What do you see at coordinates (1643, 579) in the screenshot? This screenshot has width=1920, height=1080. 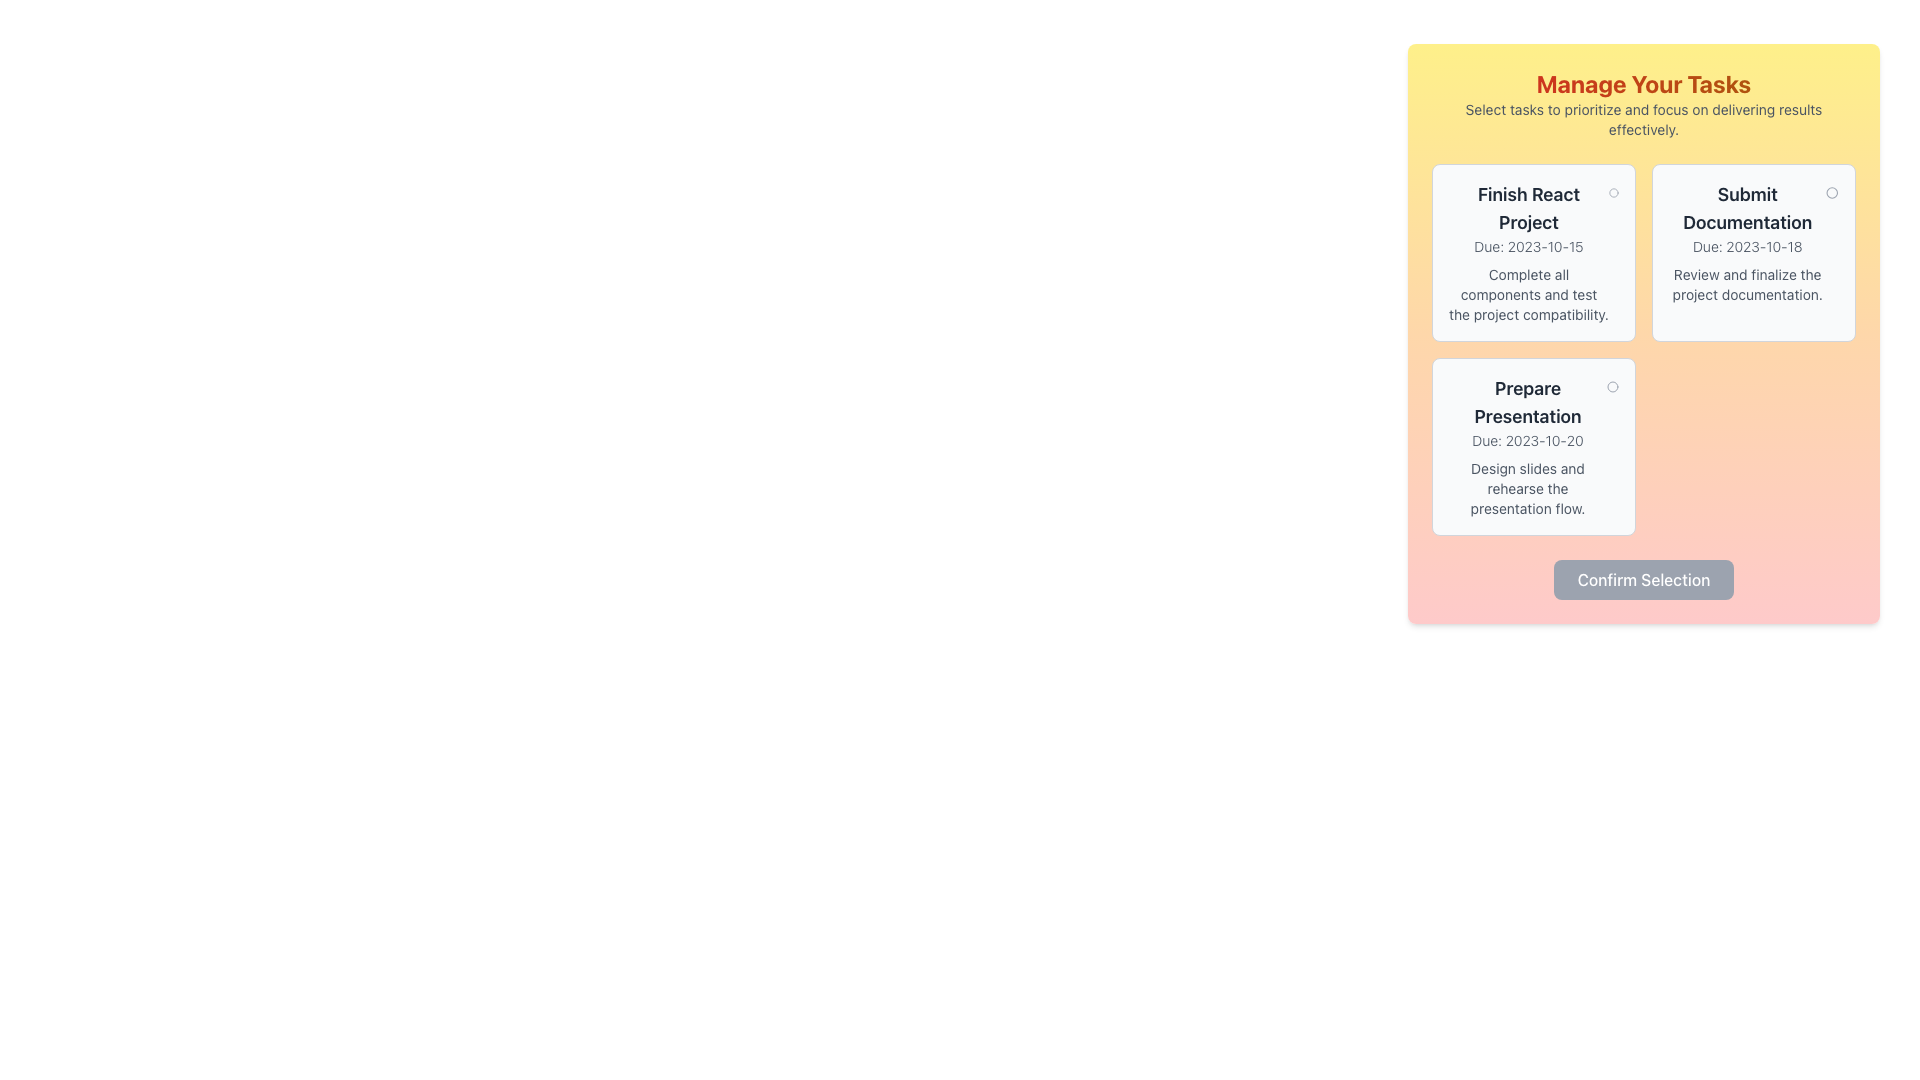 I see `the disabled button labeled 'Confirm Selection' at the bottom of the 'Manage Your Tasks' section, which has a gray background and white text` at bounding box center [1643, 579].